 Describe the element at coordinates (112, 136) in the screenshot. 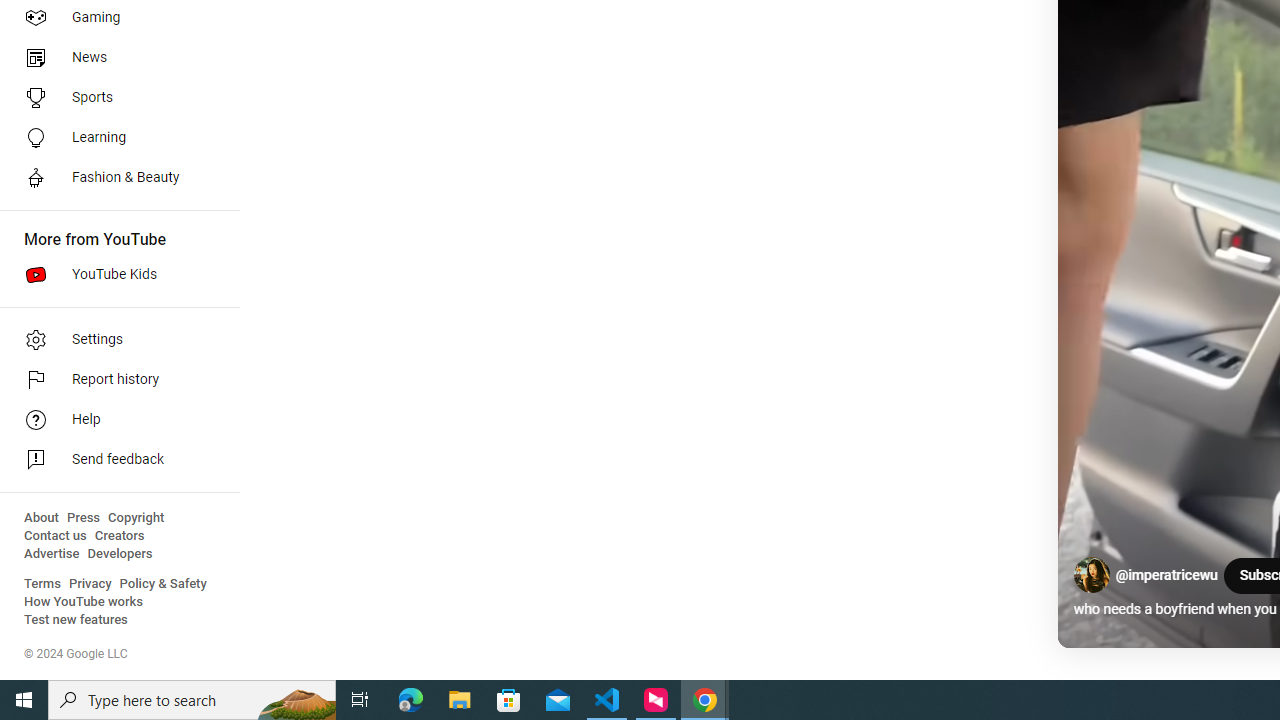

I see `'Learning'` at that location.